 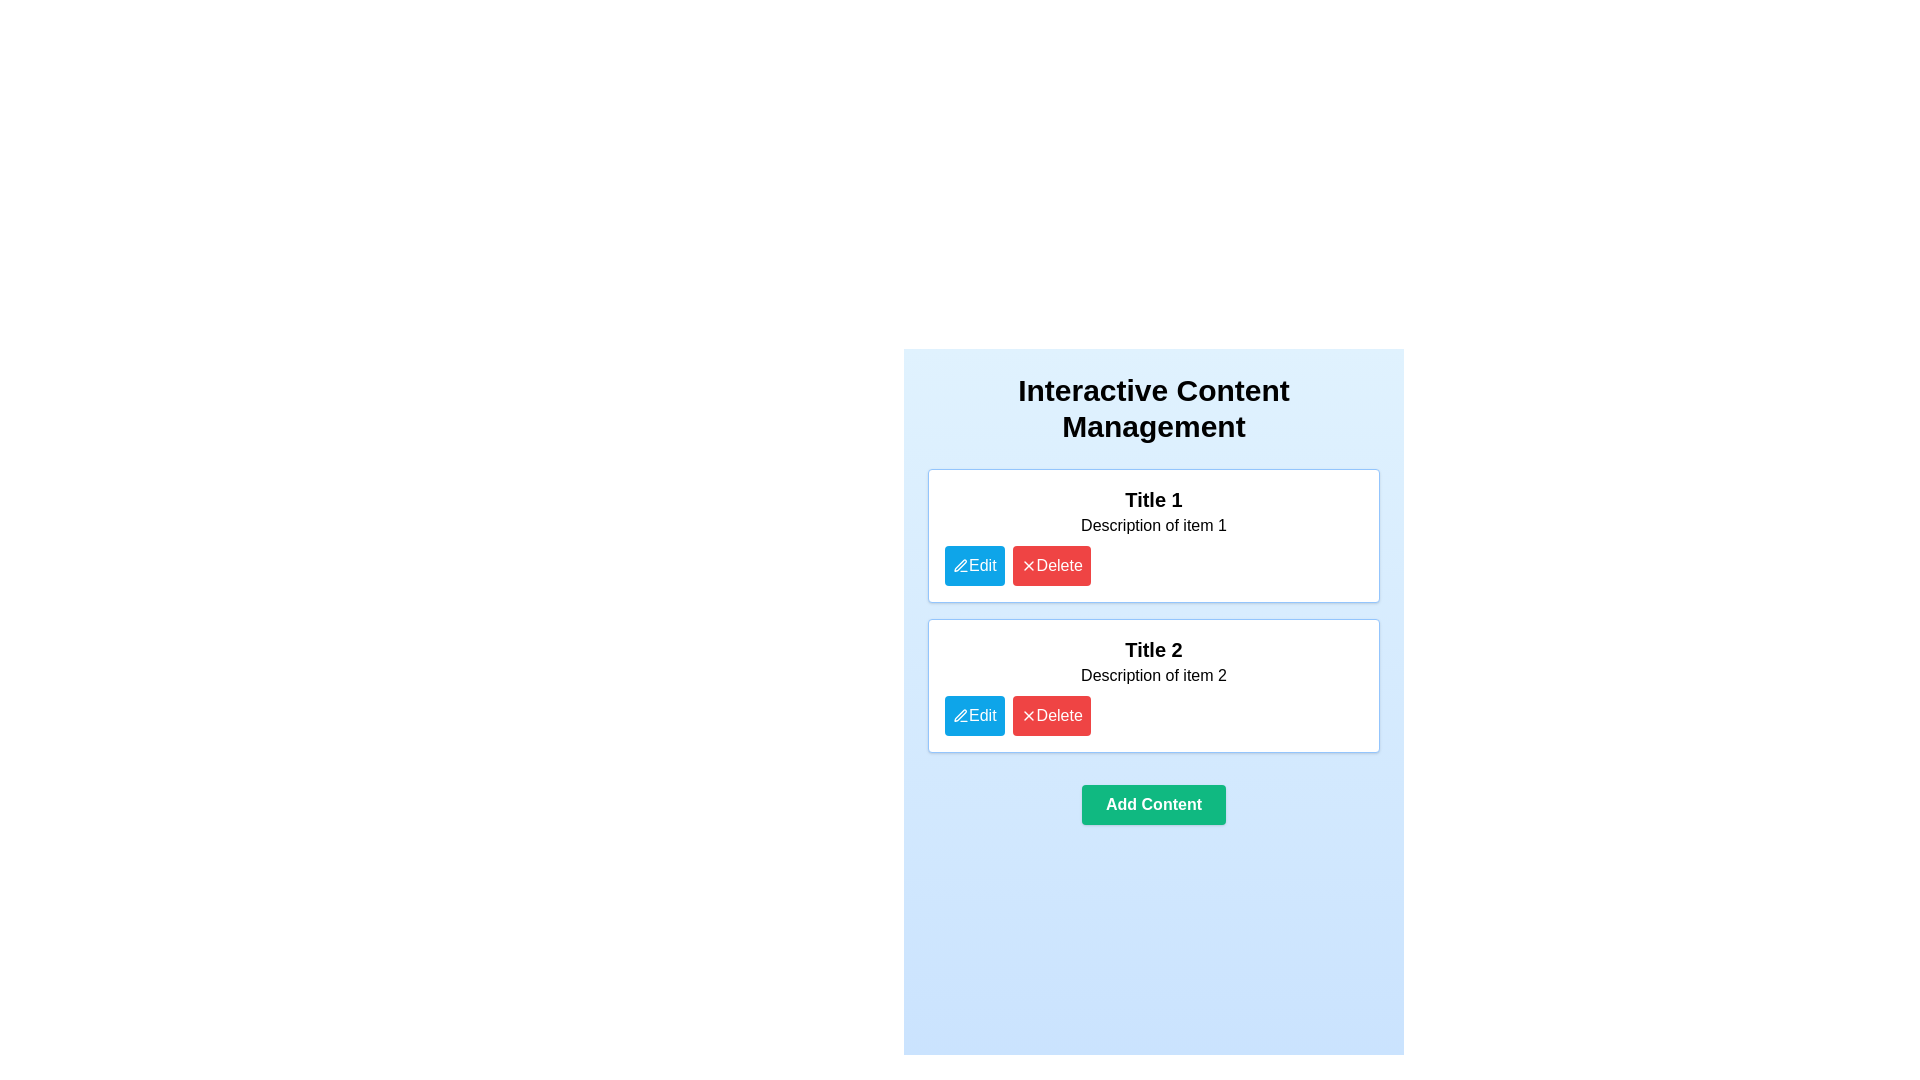 I want to click on the pen icon within the blue 'Edit' button, located to the left of the 'Delete' button in the second content block labeled 'Title 2', so click(x=960, y=714).